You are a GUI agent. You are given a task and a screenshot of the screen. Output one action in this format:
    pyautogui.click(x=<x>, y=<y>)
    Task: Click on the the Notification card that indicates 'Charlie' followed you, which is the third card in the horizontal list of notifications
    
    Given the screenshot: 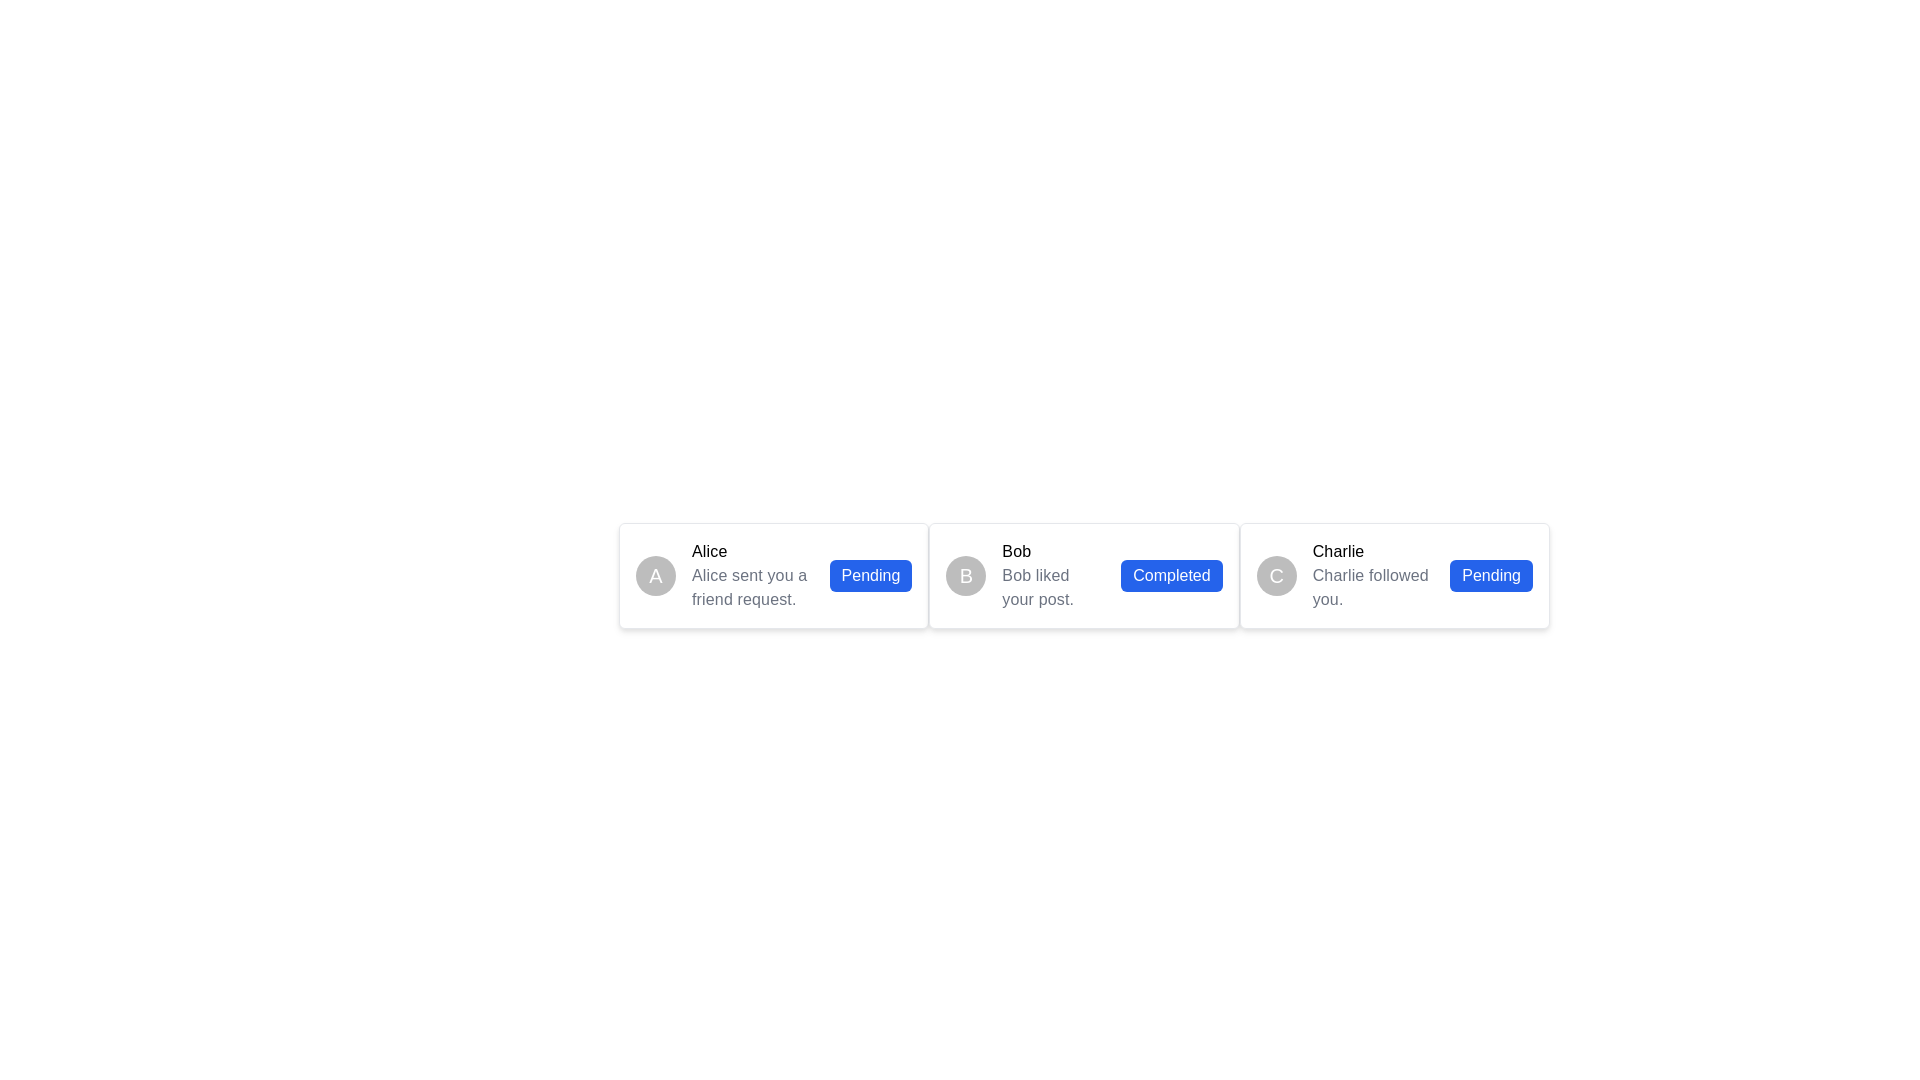 What is the action you would take?
    pyautogui.click(x=1393, y=575)
    